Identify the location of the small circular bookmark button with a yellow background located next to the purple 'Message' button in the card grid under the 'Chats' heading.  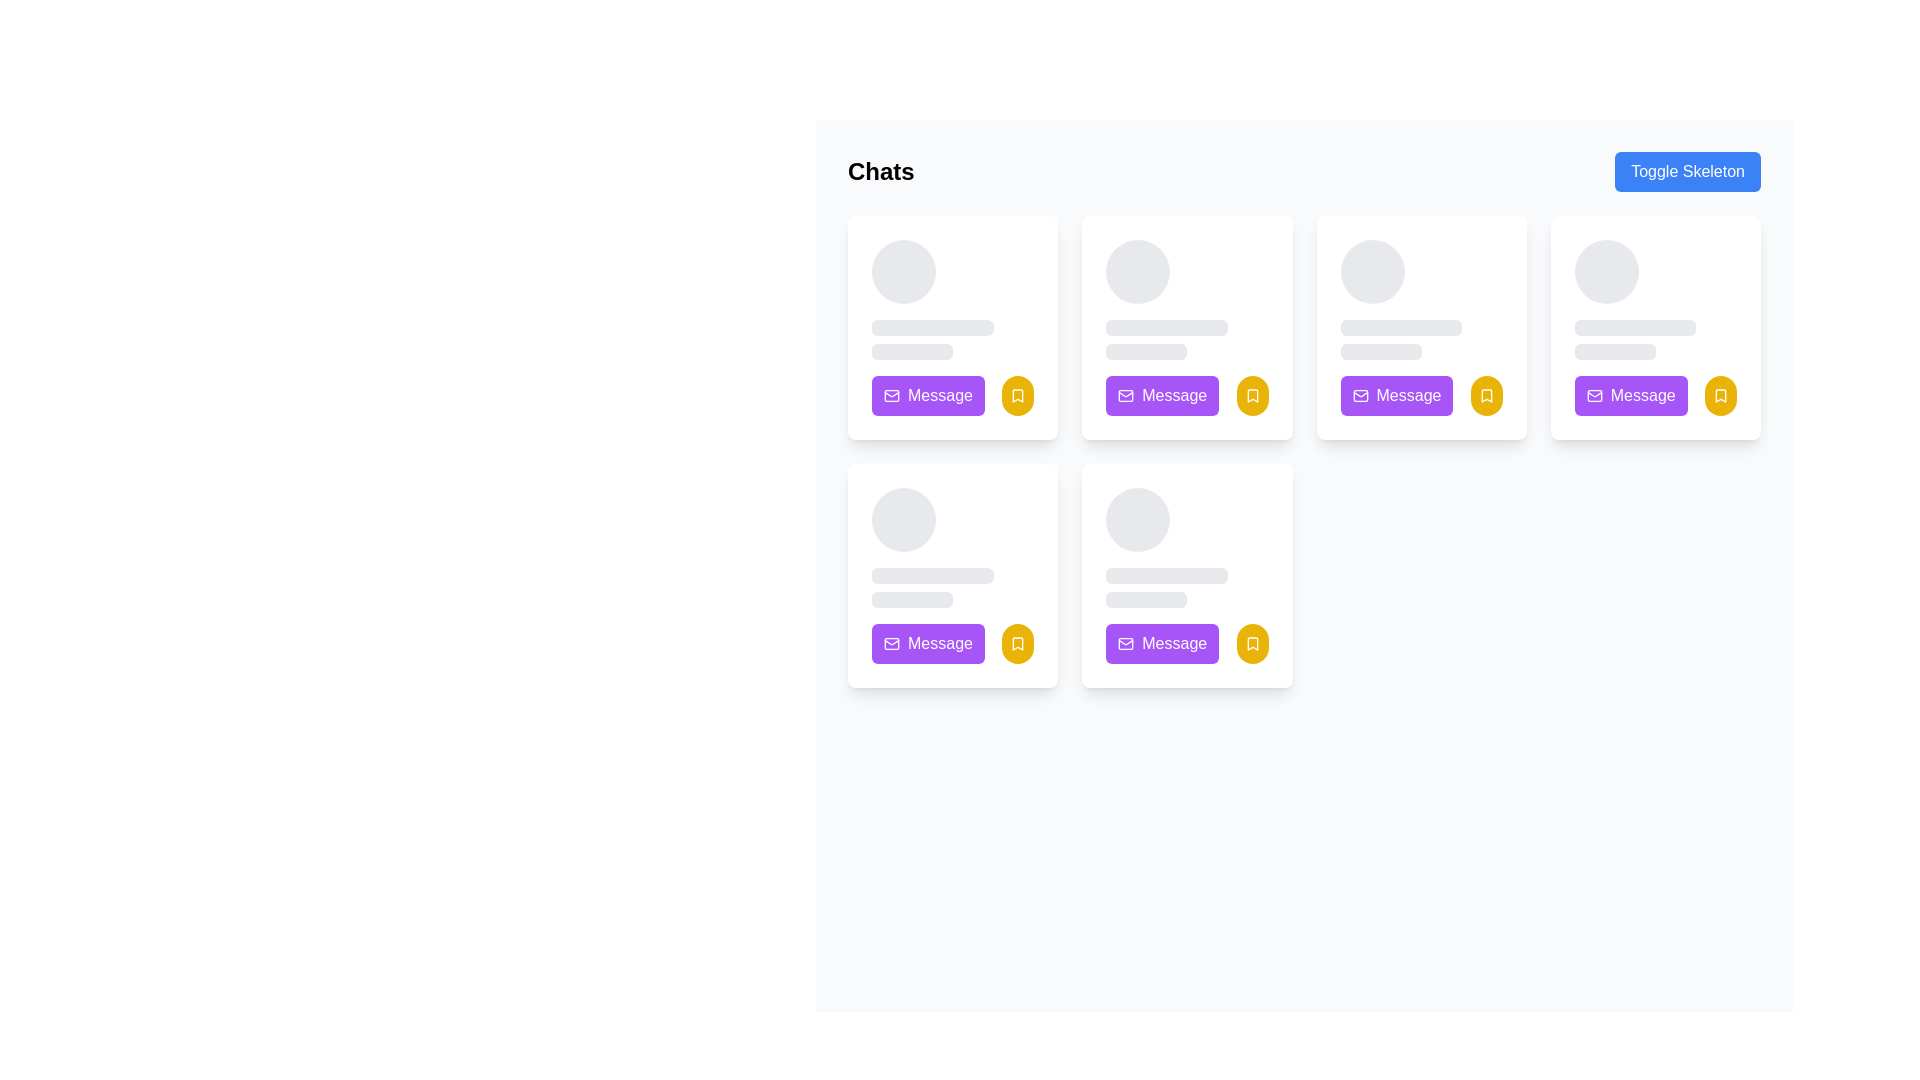
(1018, 396).